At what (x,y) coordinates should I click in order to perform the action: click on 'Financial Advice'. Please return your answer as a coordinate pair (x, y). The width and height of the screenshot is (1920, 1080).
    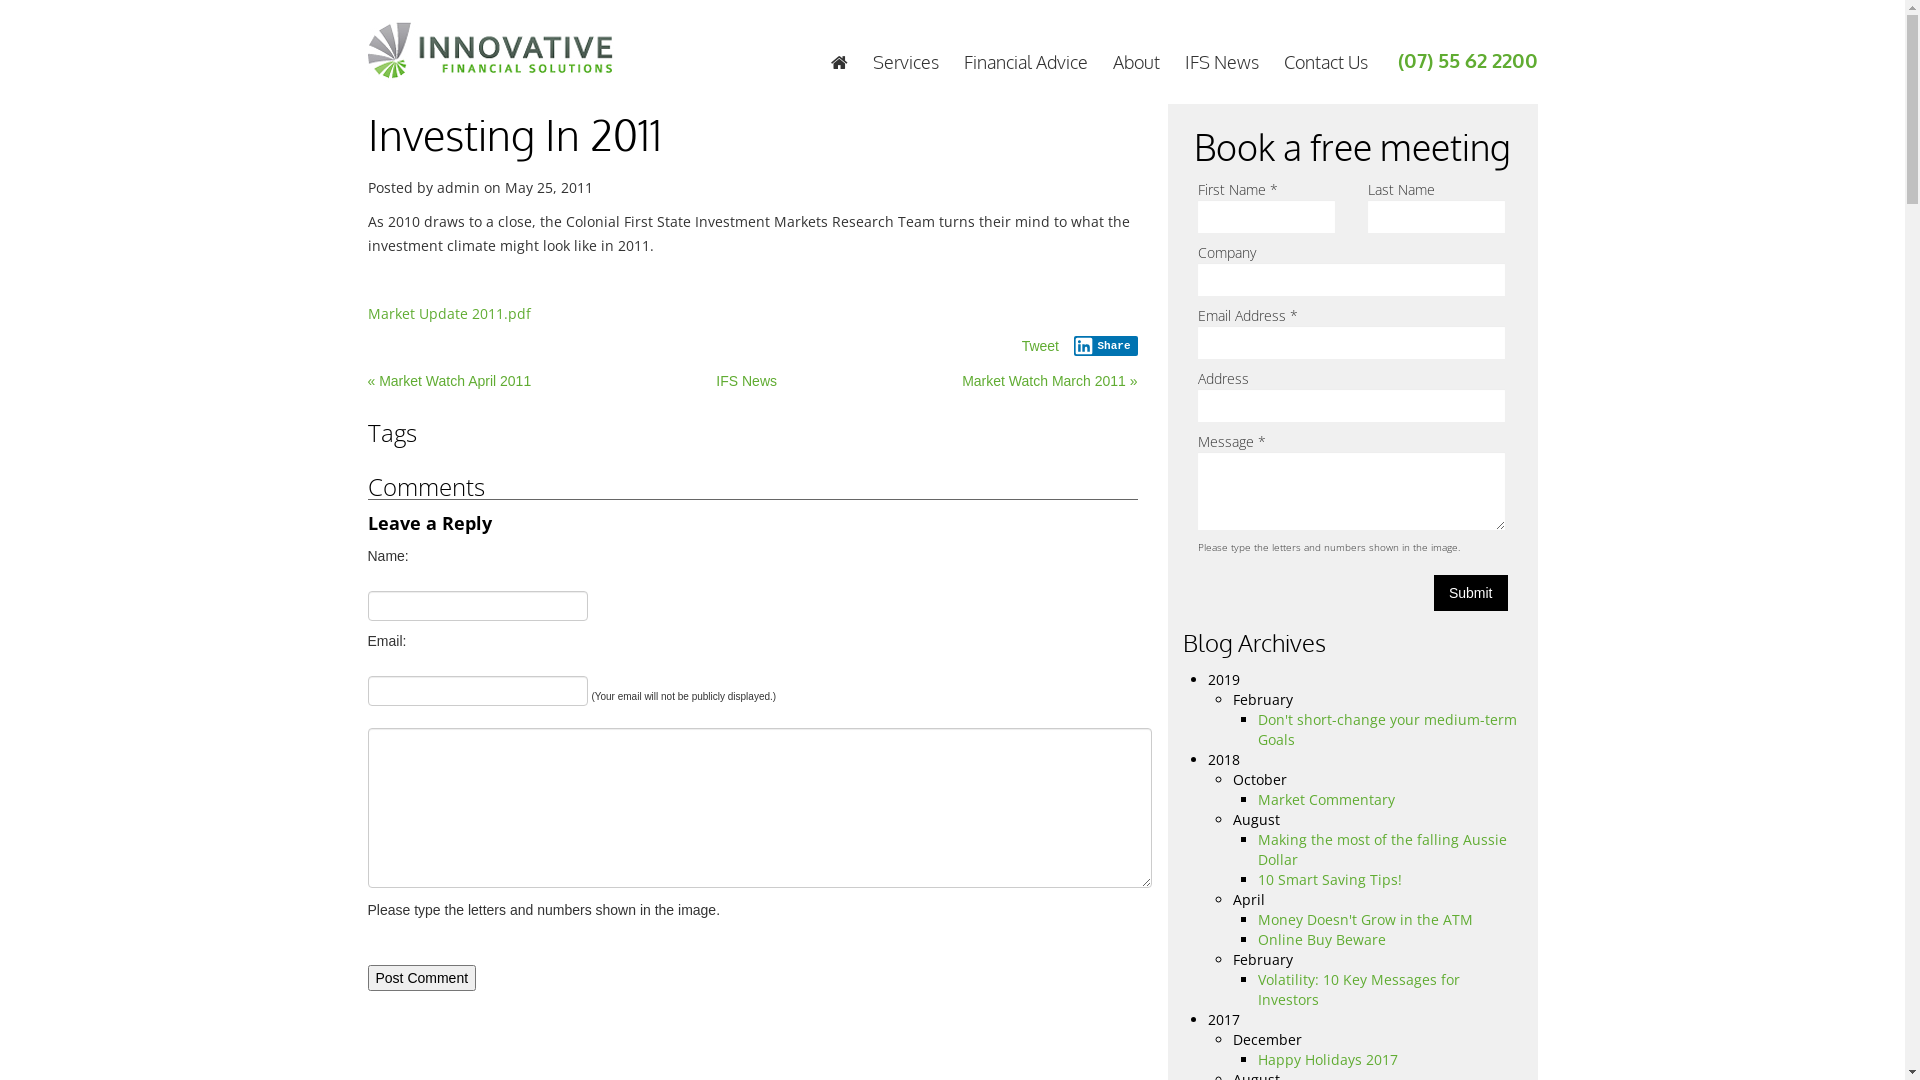
    Looking at the image, I should click on (1026, 60).